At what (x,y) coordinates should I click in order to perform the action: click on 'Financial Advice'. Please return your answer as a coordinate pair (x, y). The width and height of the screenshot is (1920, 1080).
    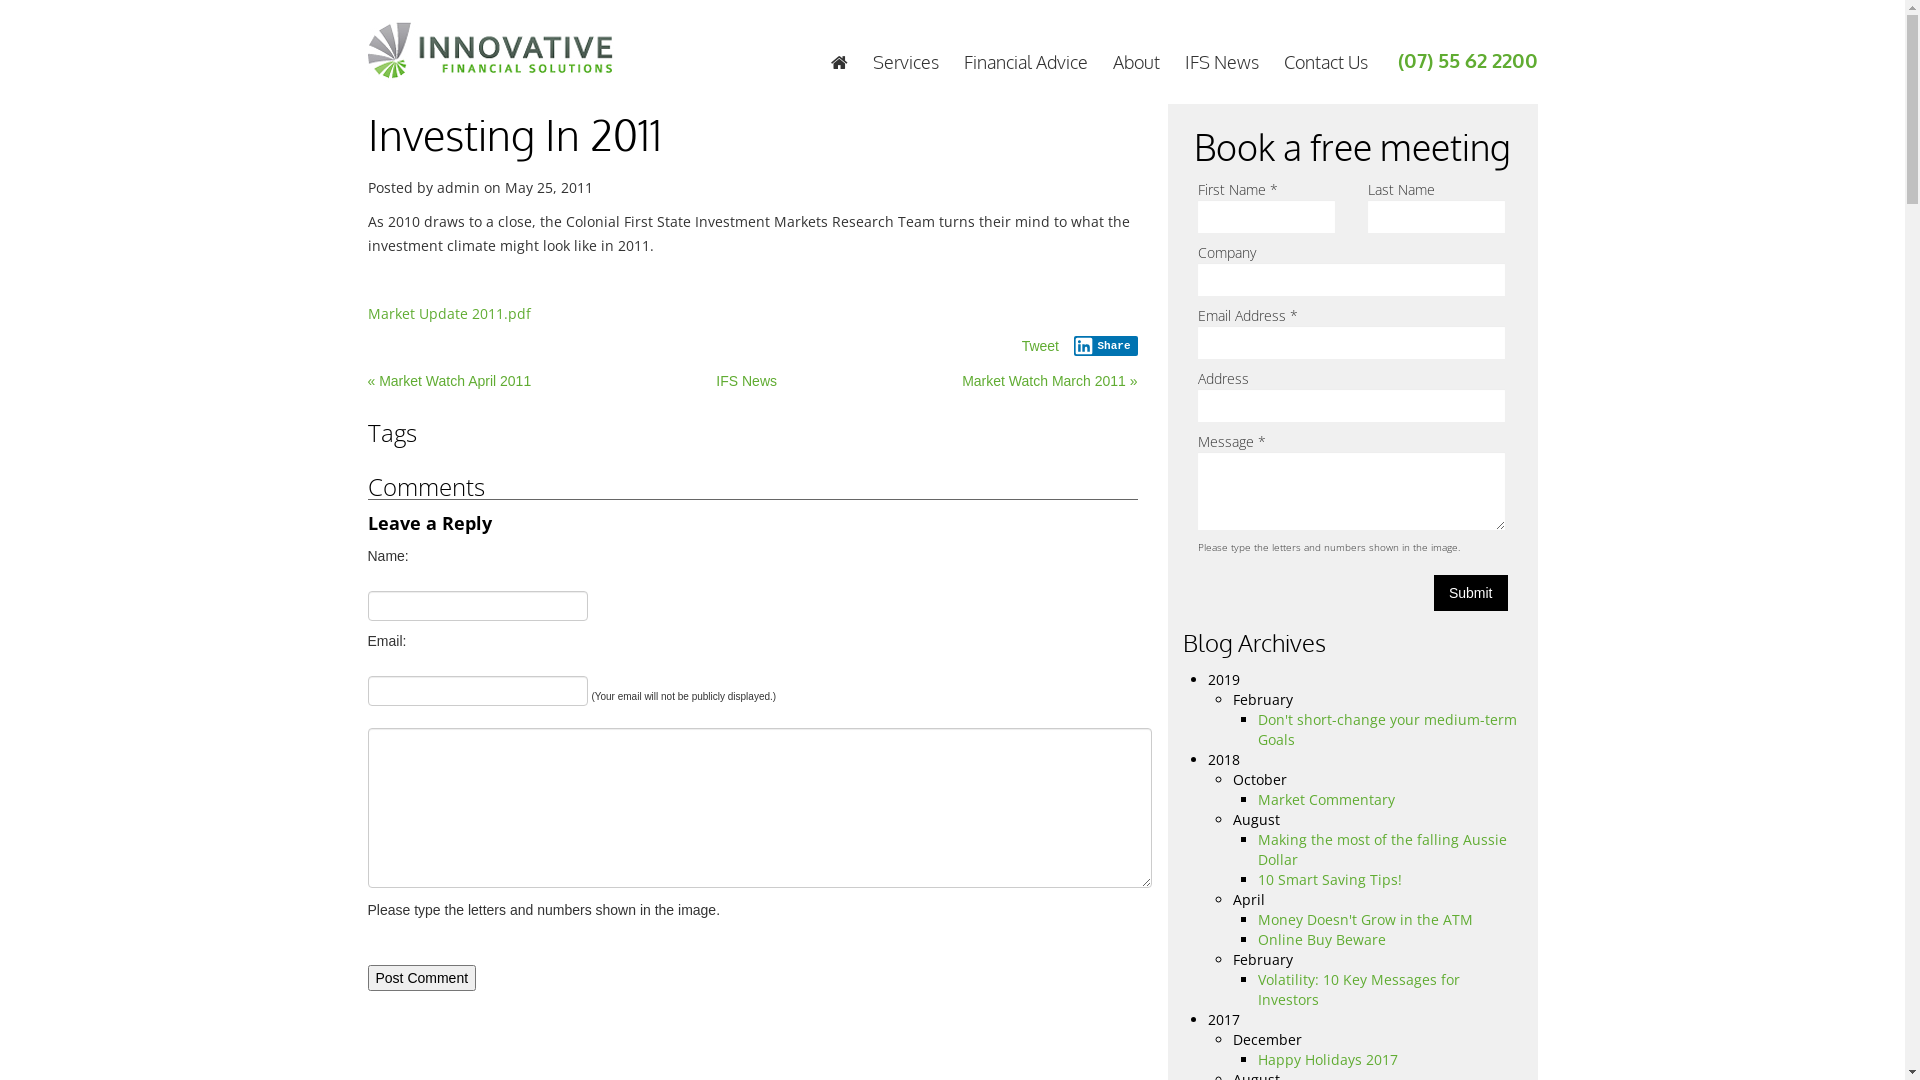
    Looking at the image, I should click on (1026, 60).